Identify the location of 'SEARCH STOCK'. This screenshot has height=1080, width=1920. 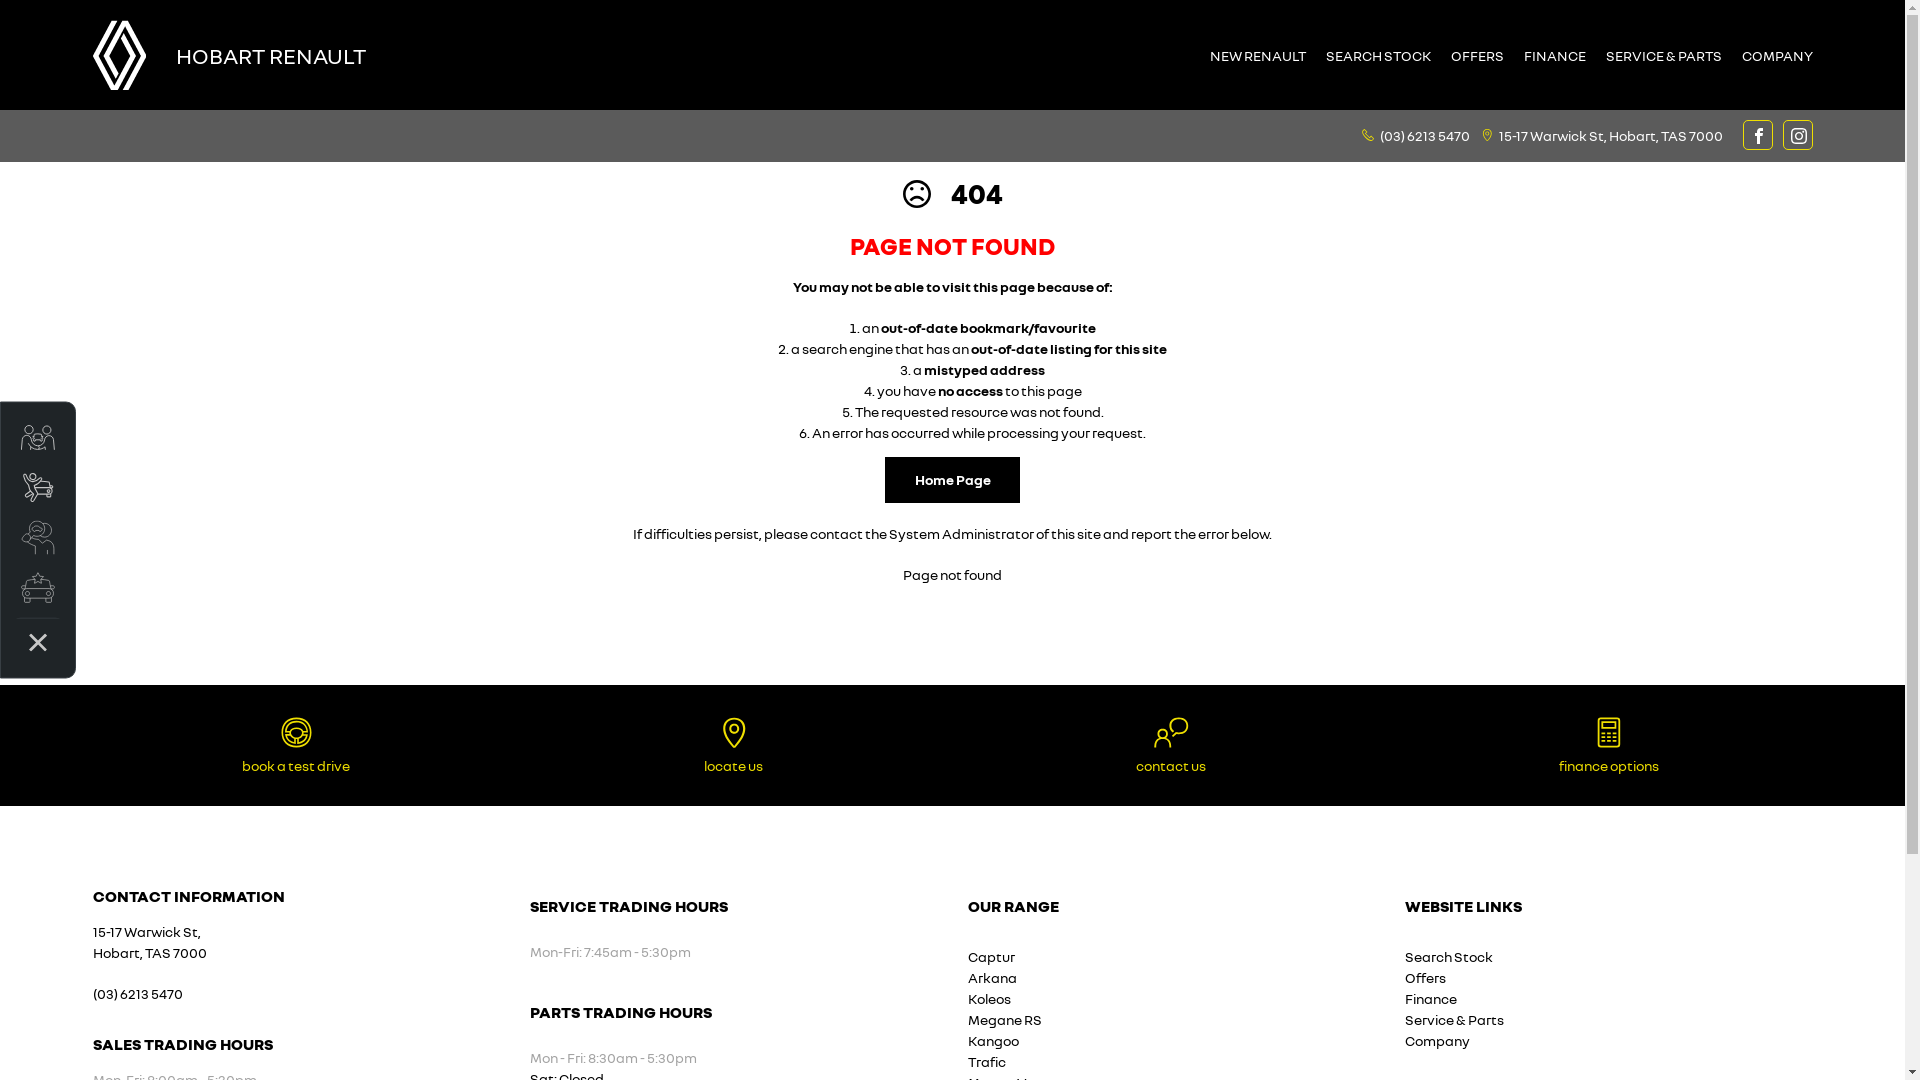
(1377, 54).